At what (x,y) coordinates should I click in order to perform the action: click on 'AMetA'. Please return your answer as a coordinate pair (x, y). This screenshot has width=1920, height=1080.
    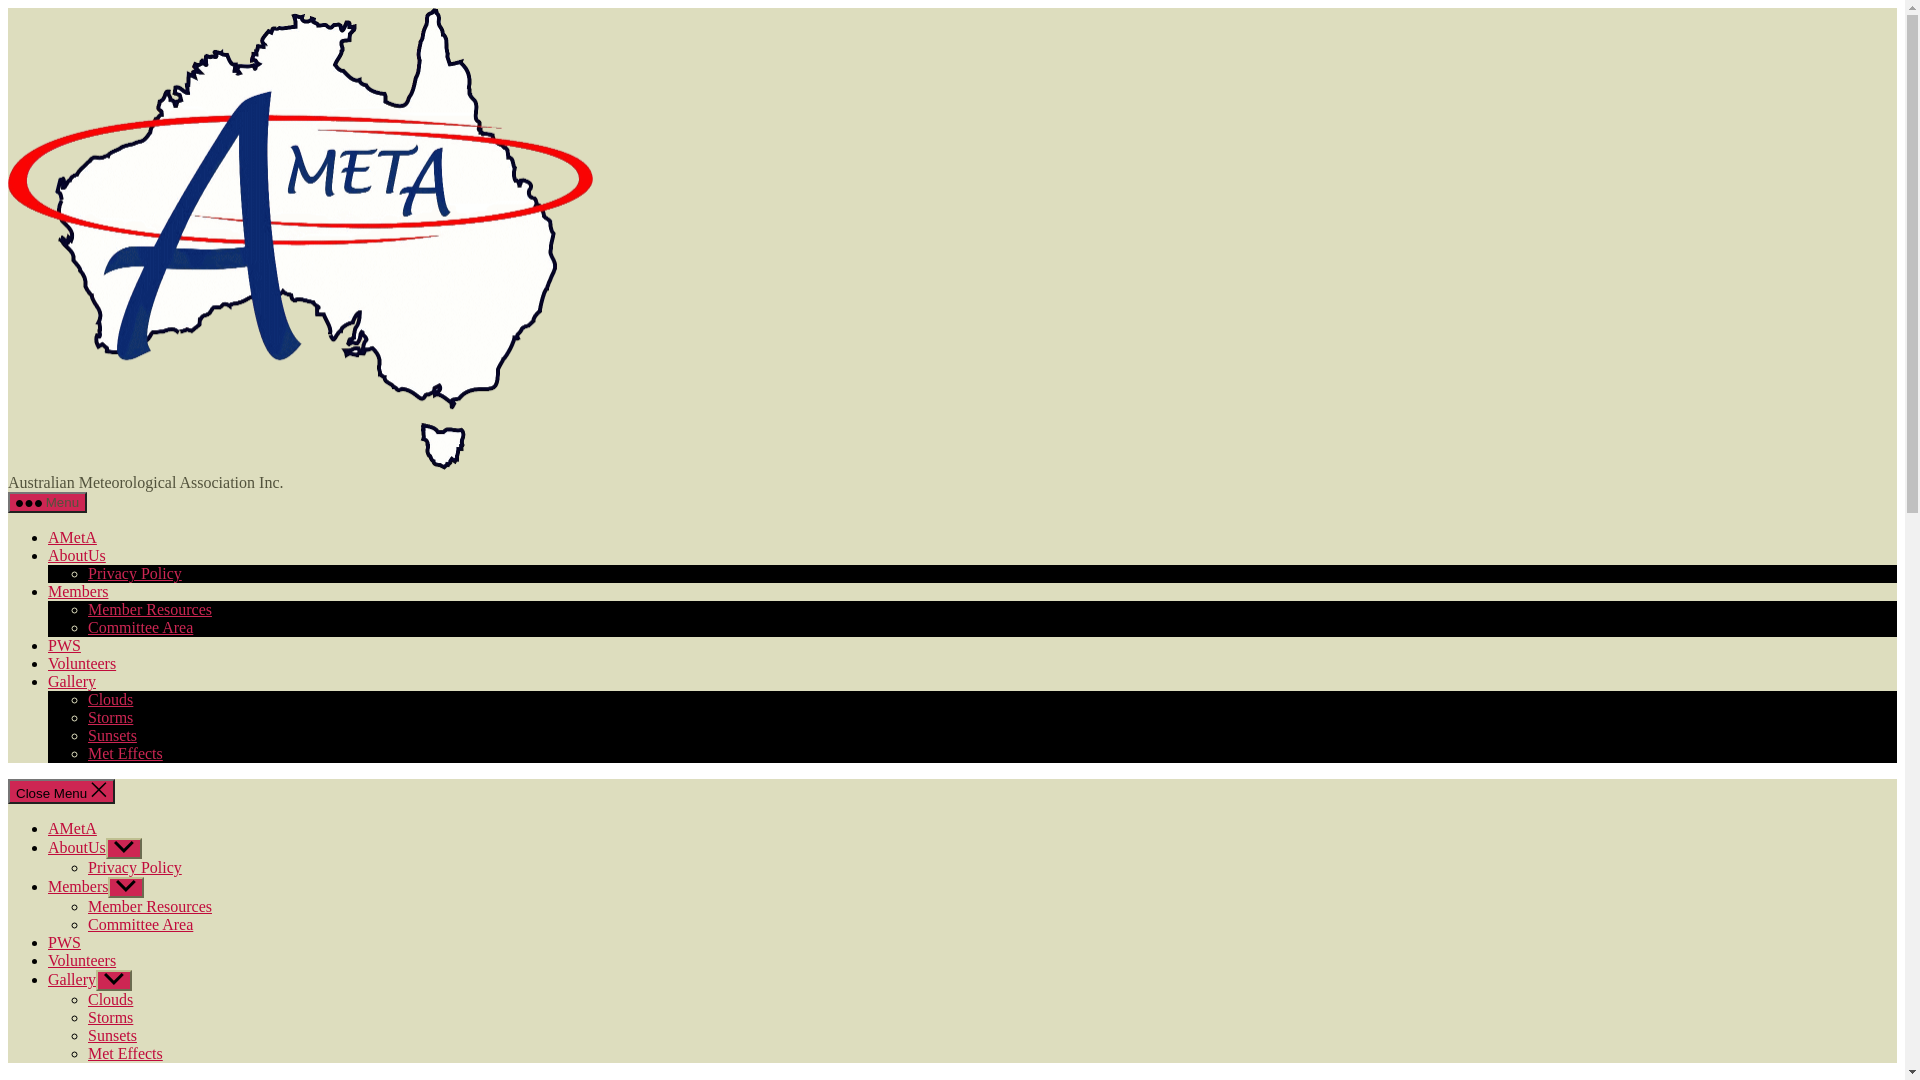
    Looking at the image, I should click on (72, 828).